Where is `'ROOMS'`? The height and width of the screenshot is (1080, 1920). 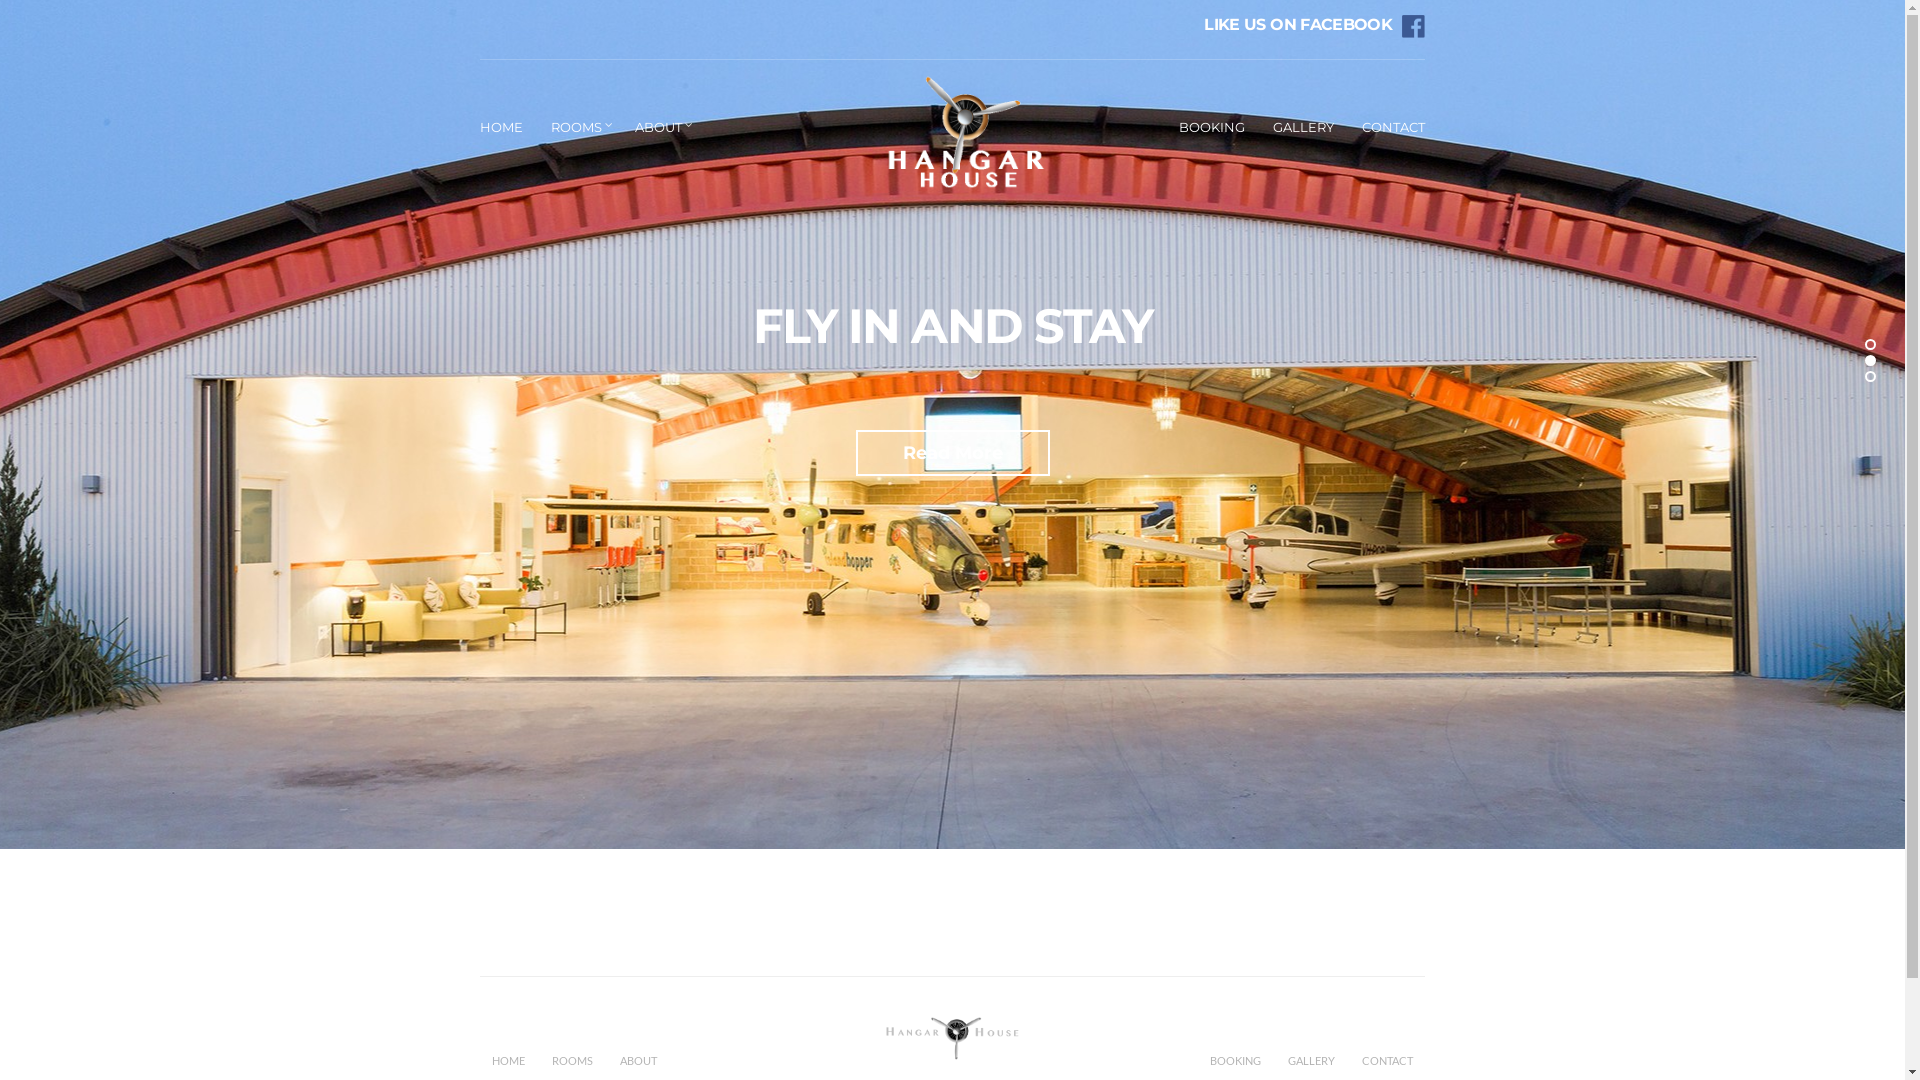 'ROOMS' is located at coordinates (551, 130).